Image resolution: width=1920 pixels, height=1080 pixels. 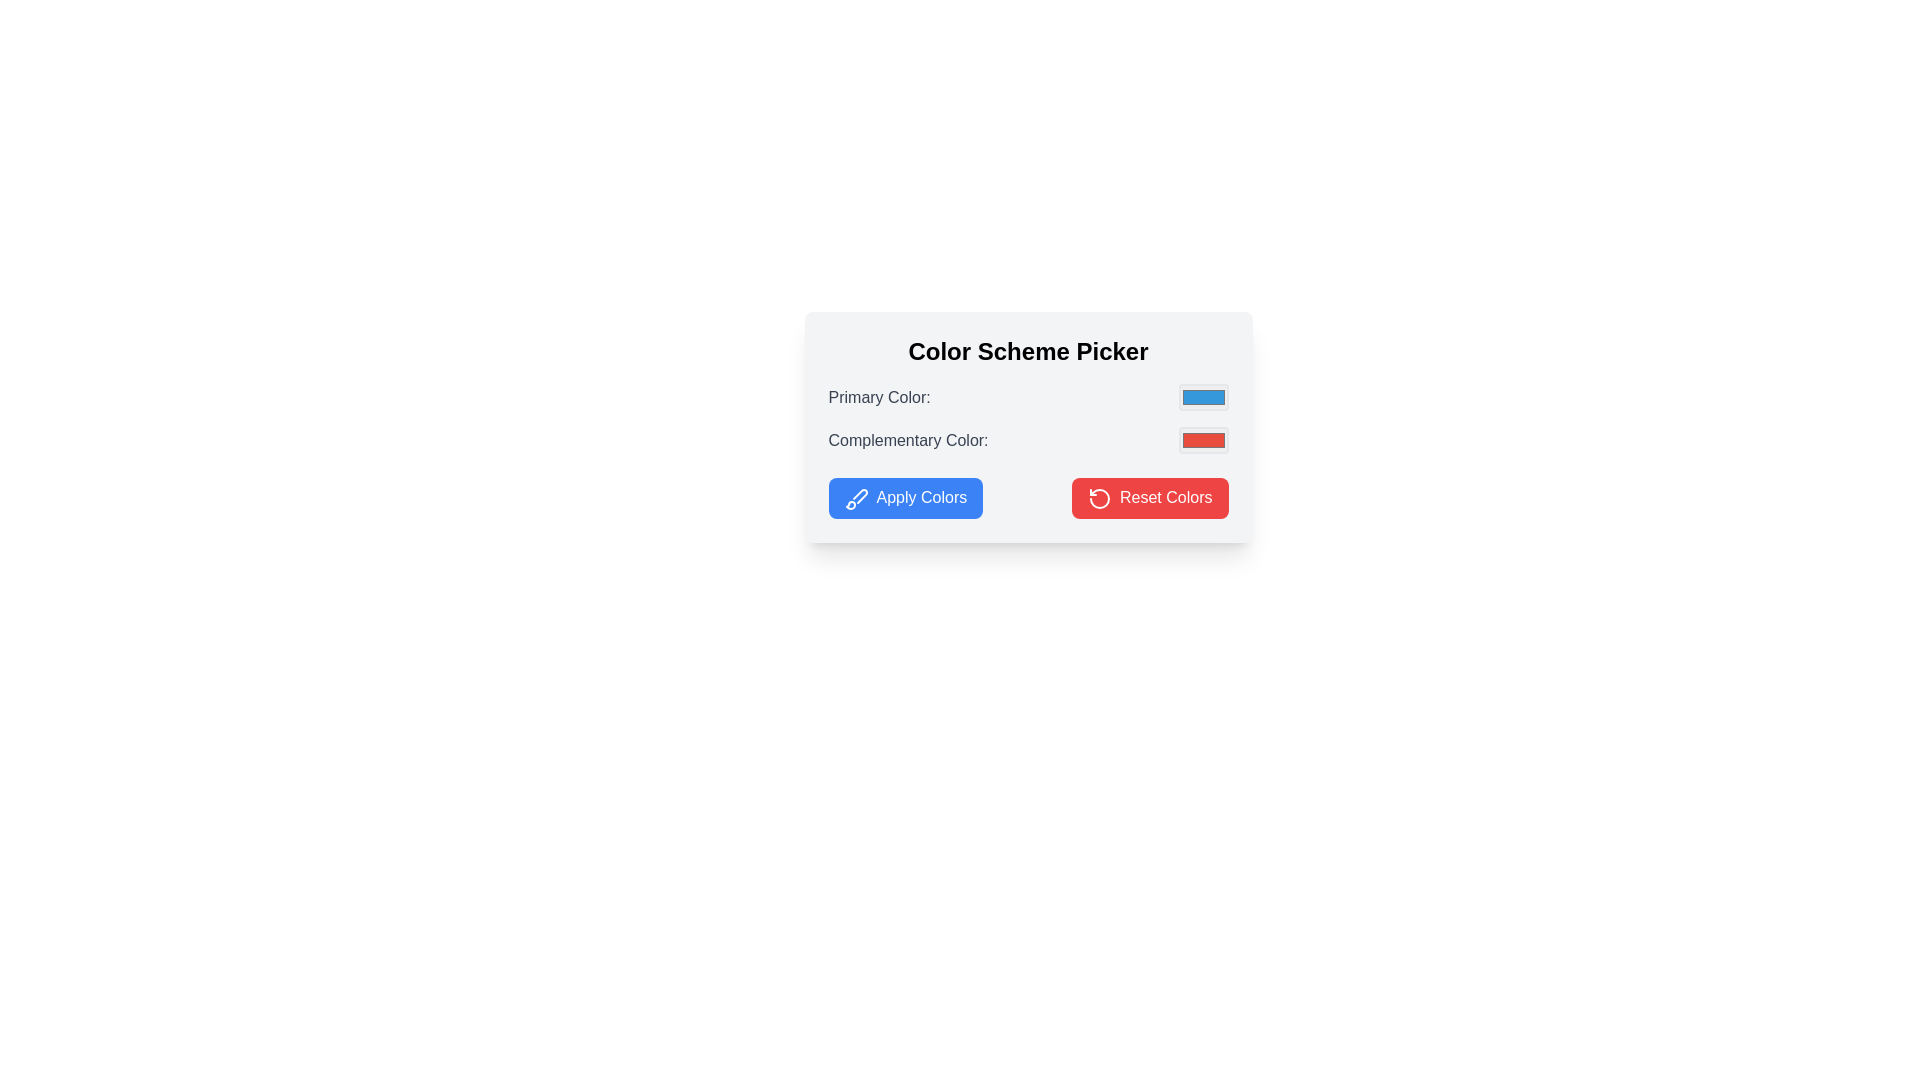 What do you see at coordinates (1202, 397) in the screenshot?
I see `the blue Color input field located in the top right area of the interface card to change its value` at bounding box center [1202, 397].